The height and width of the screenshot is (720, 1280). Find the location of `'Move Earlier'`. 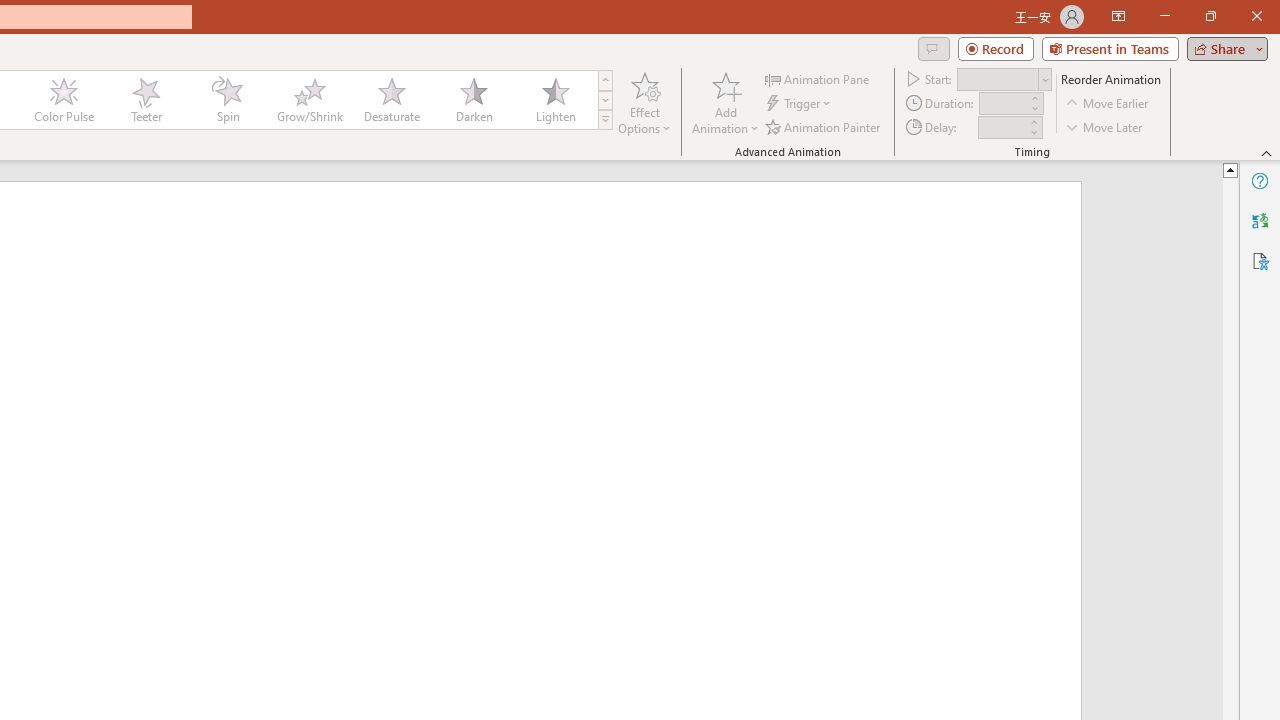

'Move Earlier' is located at coordinates (1106, 103).